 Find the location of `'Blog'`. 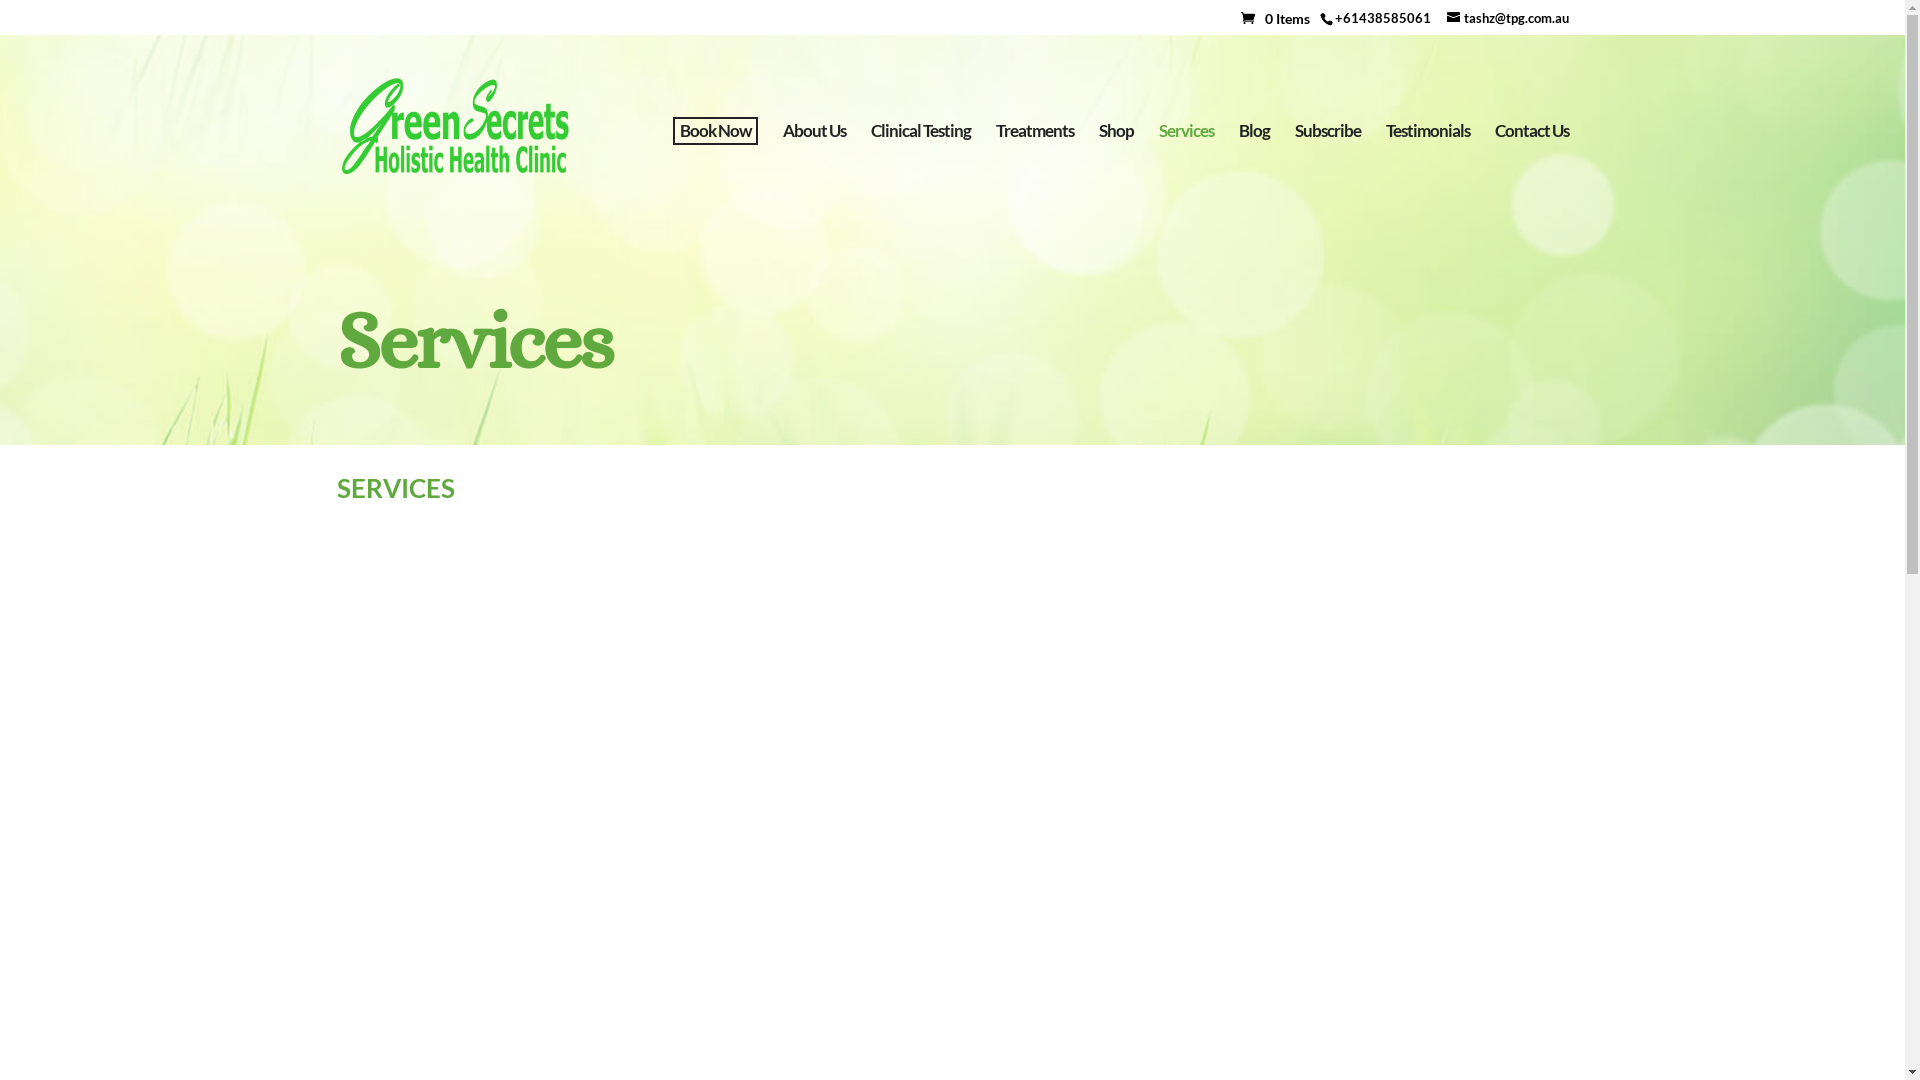

'Blog' is located at coordinates (1252, 171).